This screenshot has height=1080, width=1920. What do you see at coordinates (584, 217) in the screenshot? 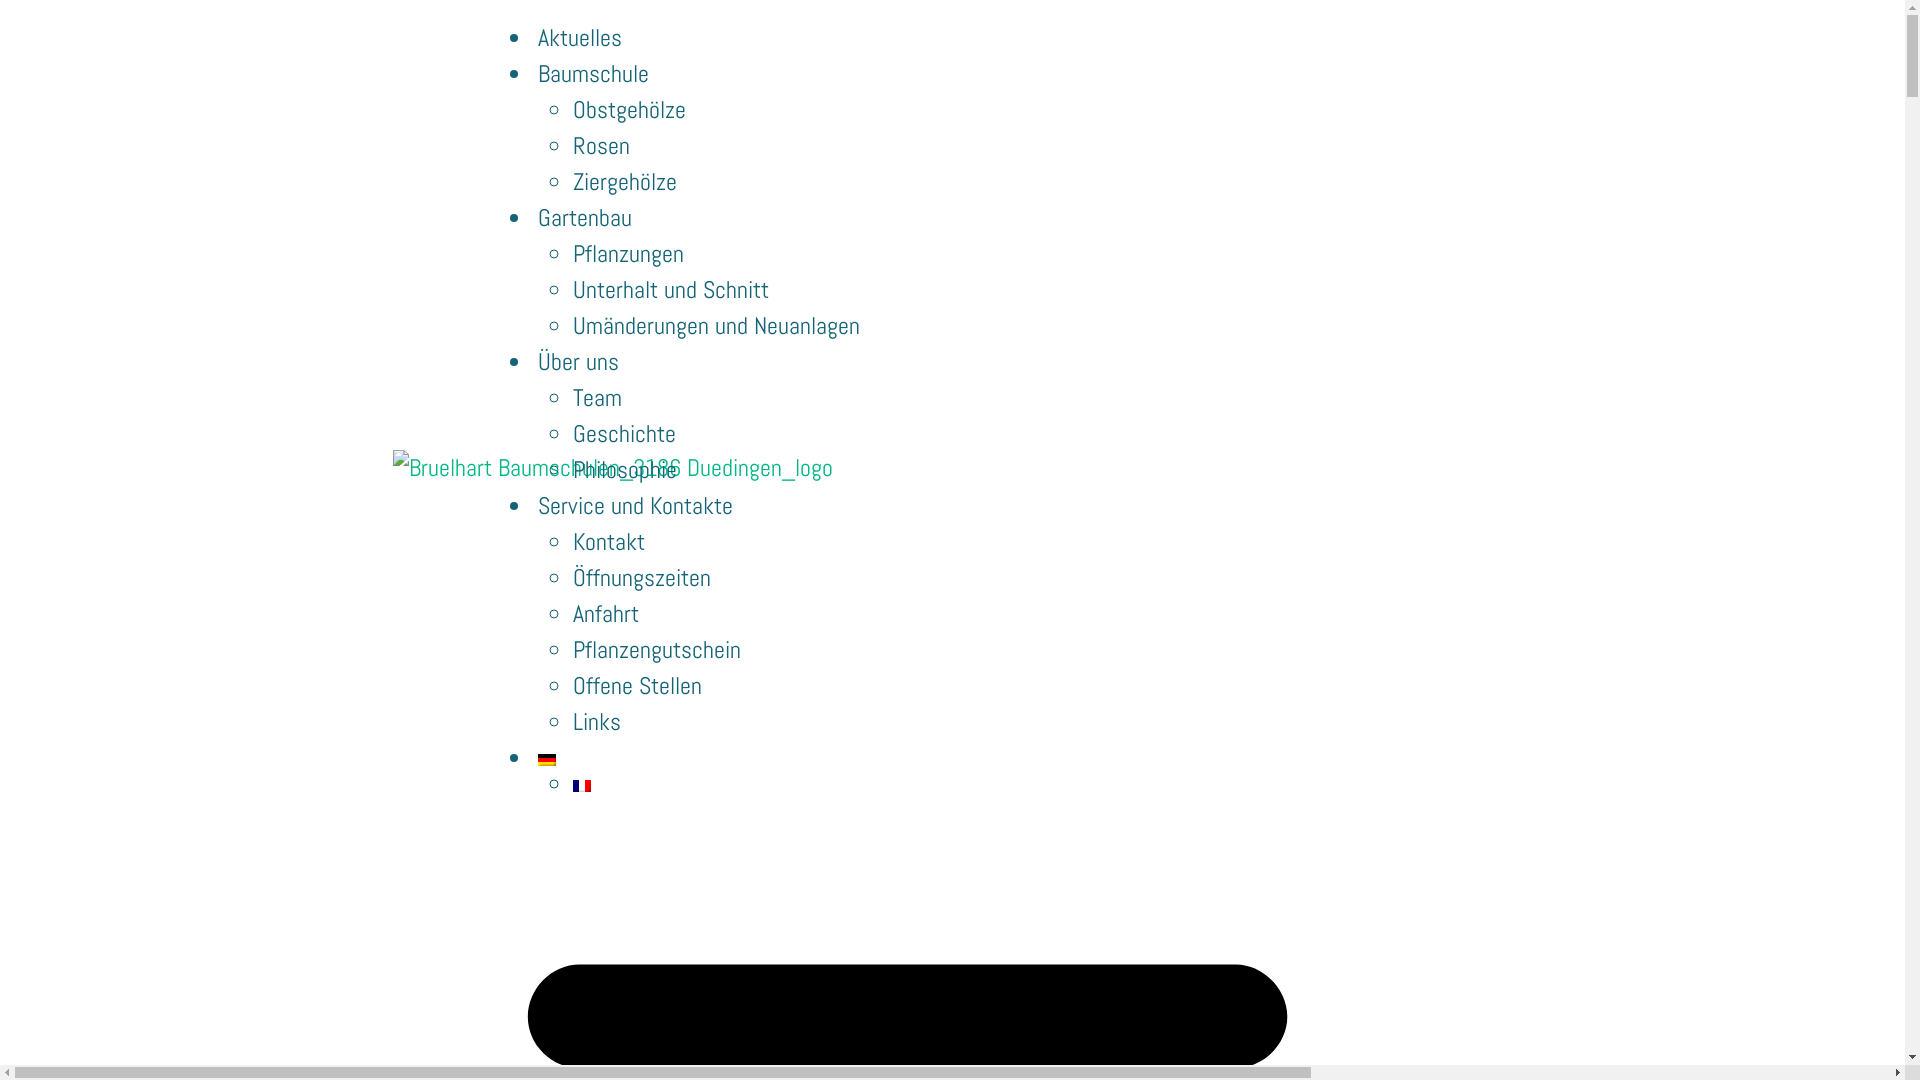
I see `'Gartenbau'` at bounding box center [584, 217].